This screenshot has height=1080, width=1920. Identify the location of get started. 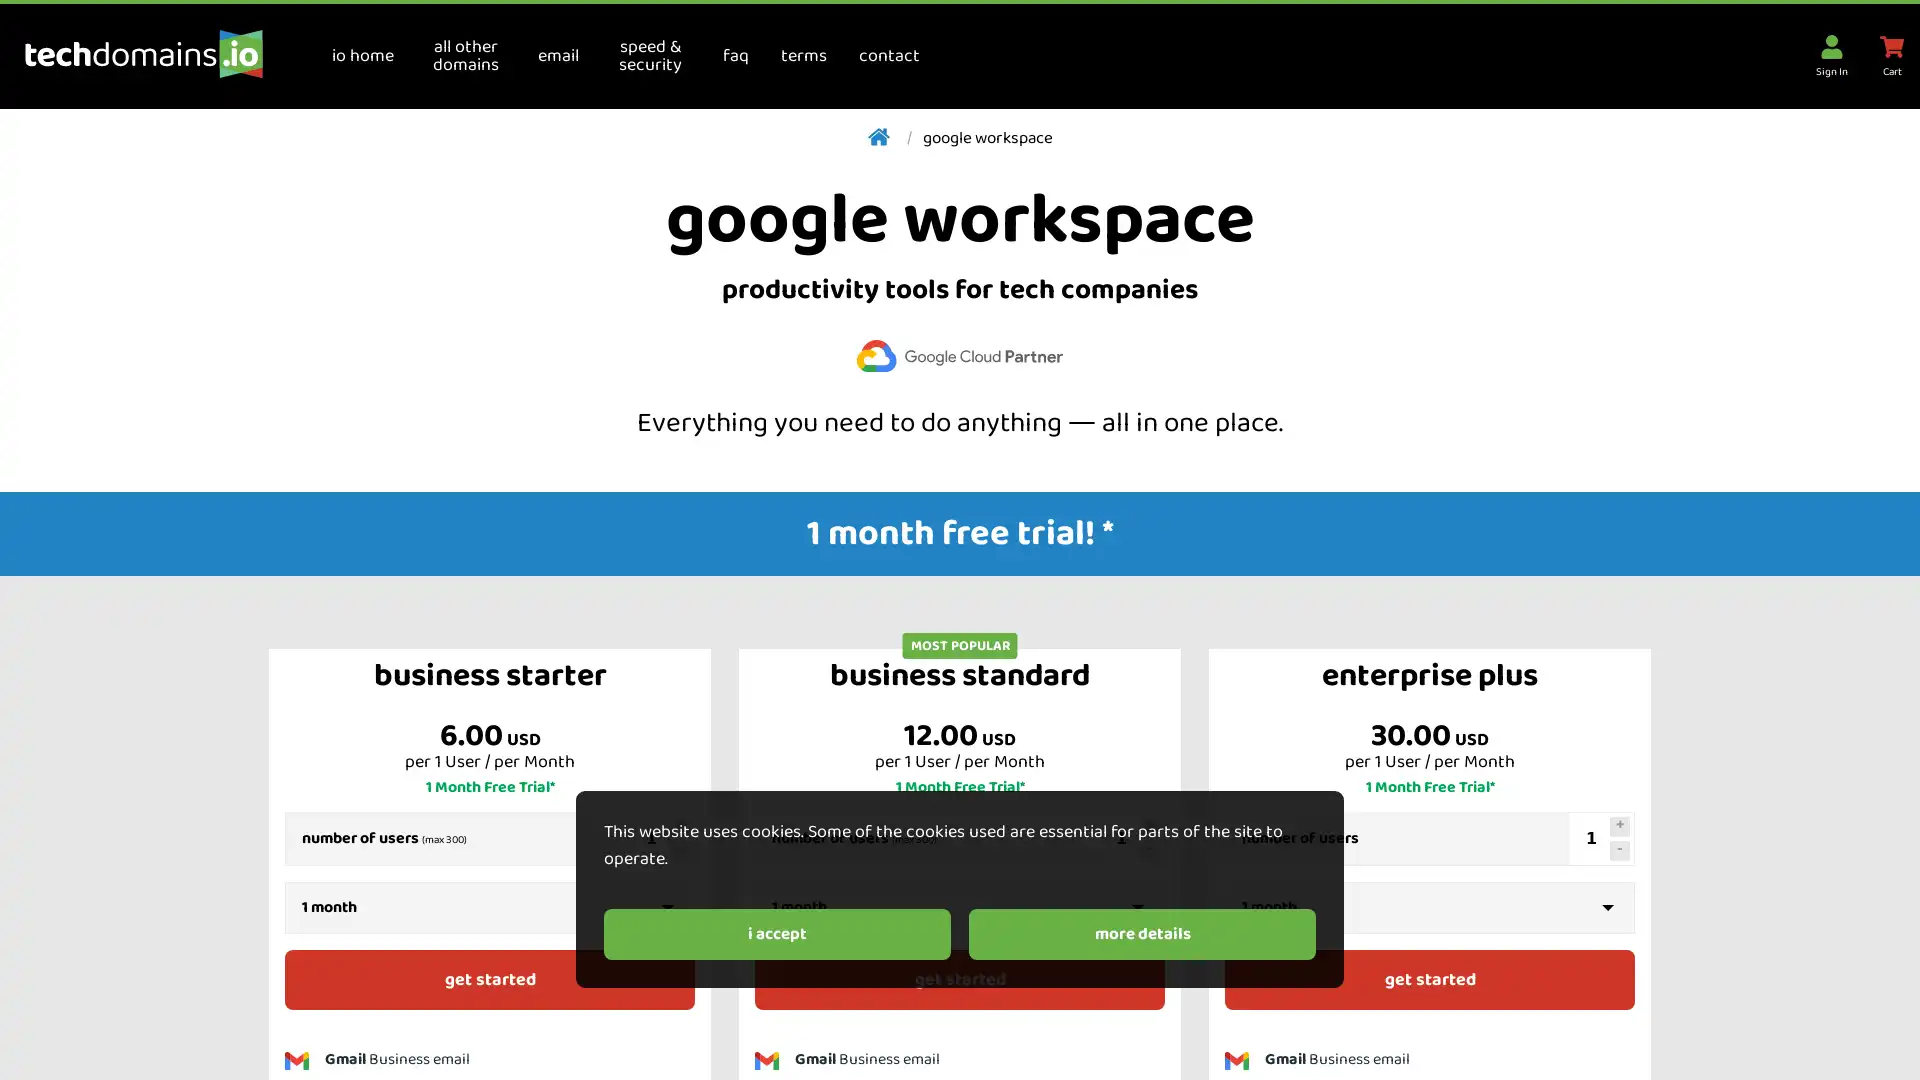
(958, 978).